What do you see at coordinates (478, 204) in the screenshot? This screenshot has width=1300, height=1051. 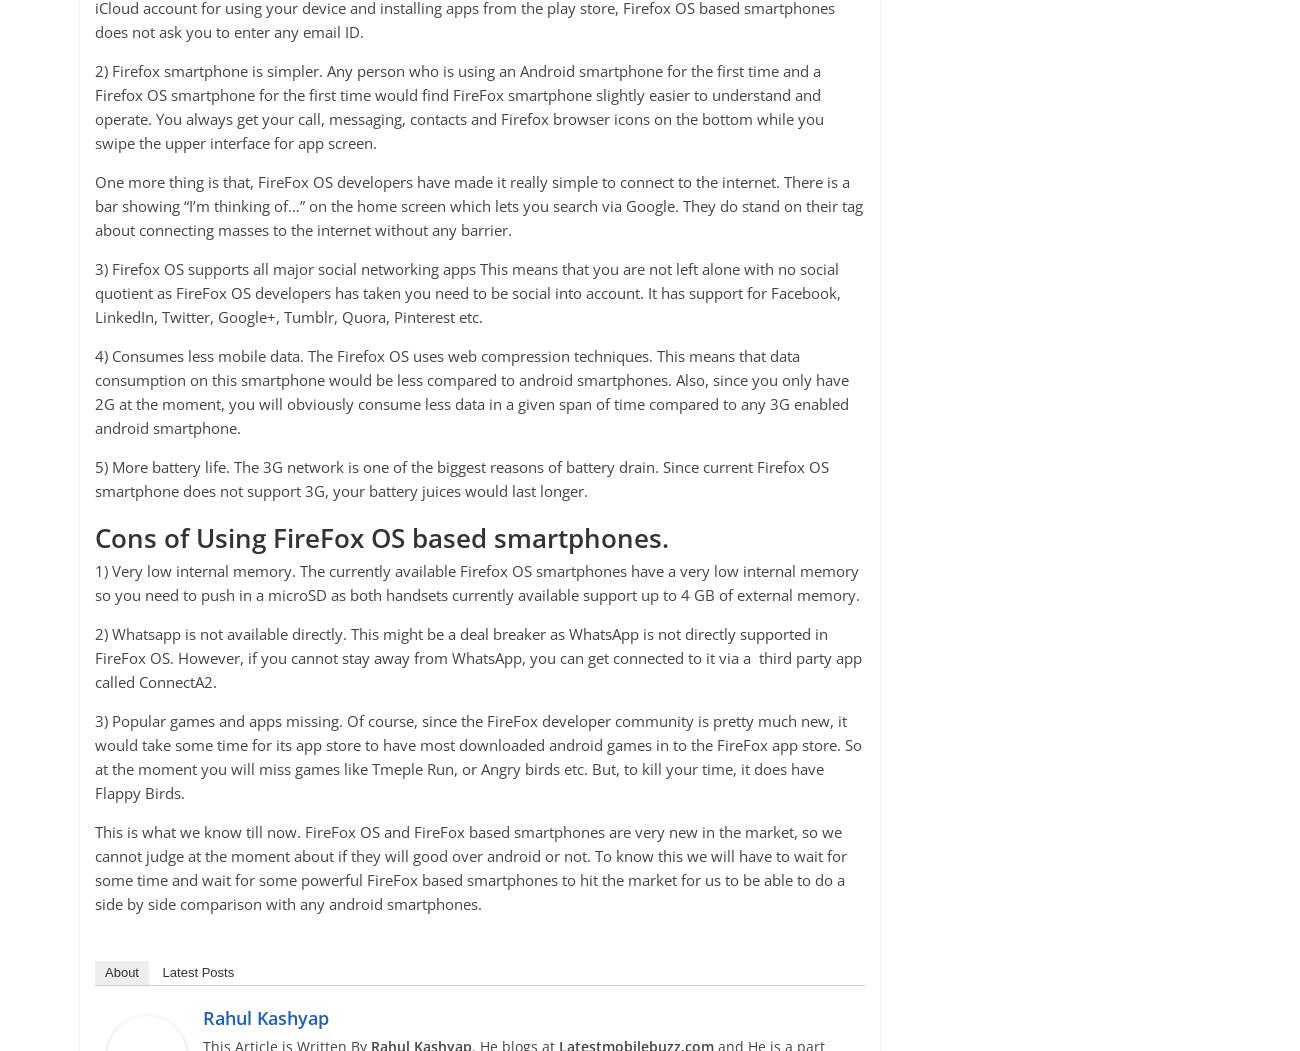 I see `'One more thing is that, FireFox OS developers have made it really simple to connect to the internet. There is a bar showing “I’m thinking of…” on the home screen which lets you search via Google. They do stand on their tag about connecting masses to the internet without any barrier.'` at bounding box center [478, 204].